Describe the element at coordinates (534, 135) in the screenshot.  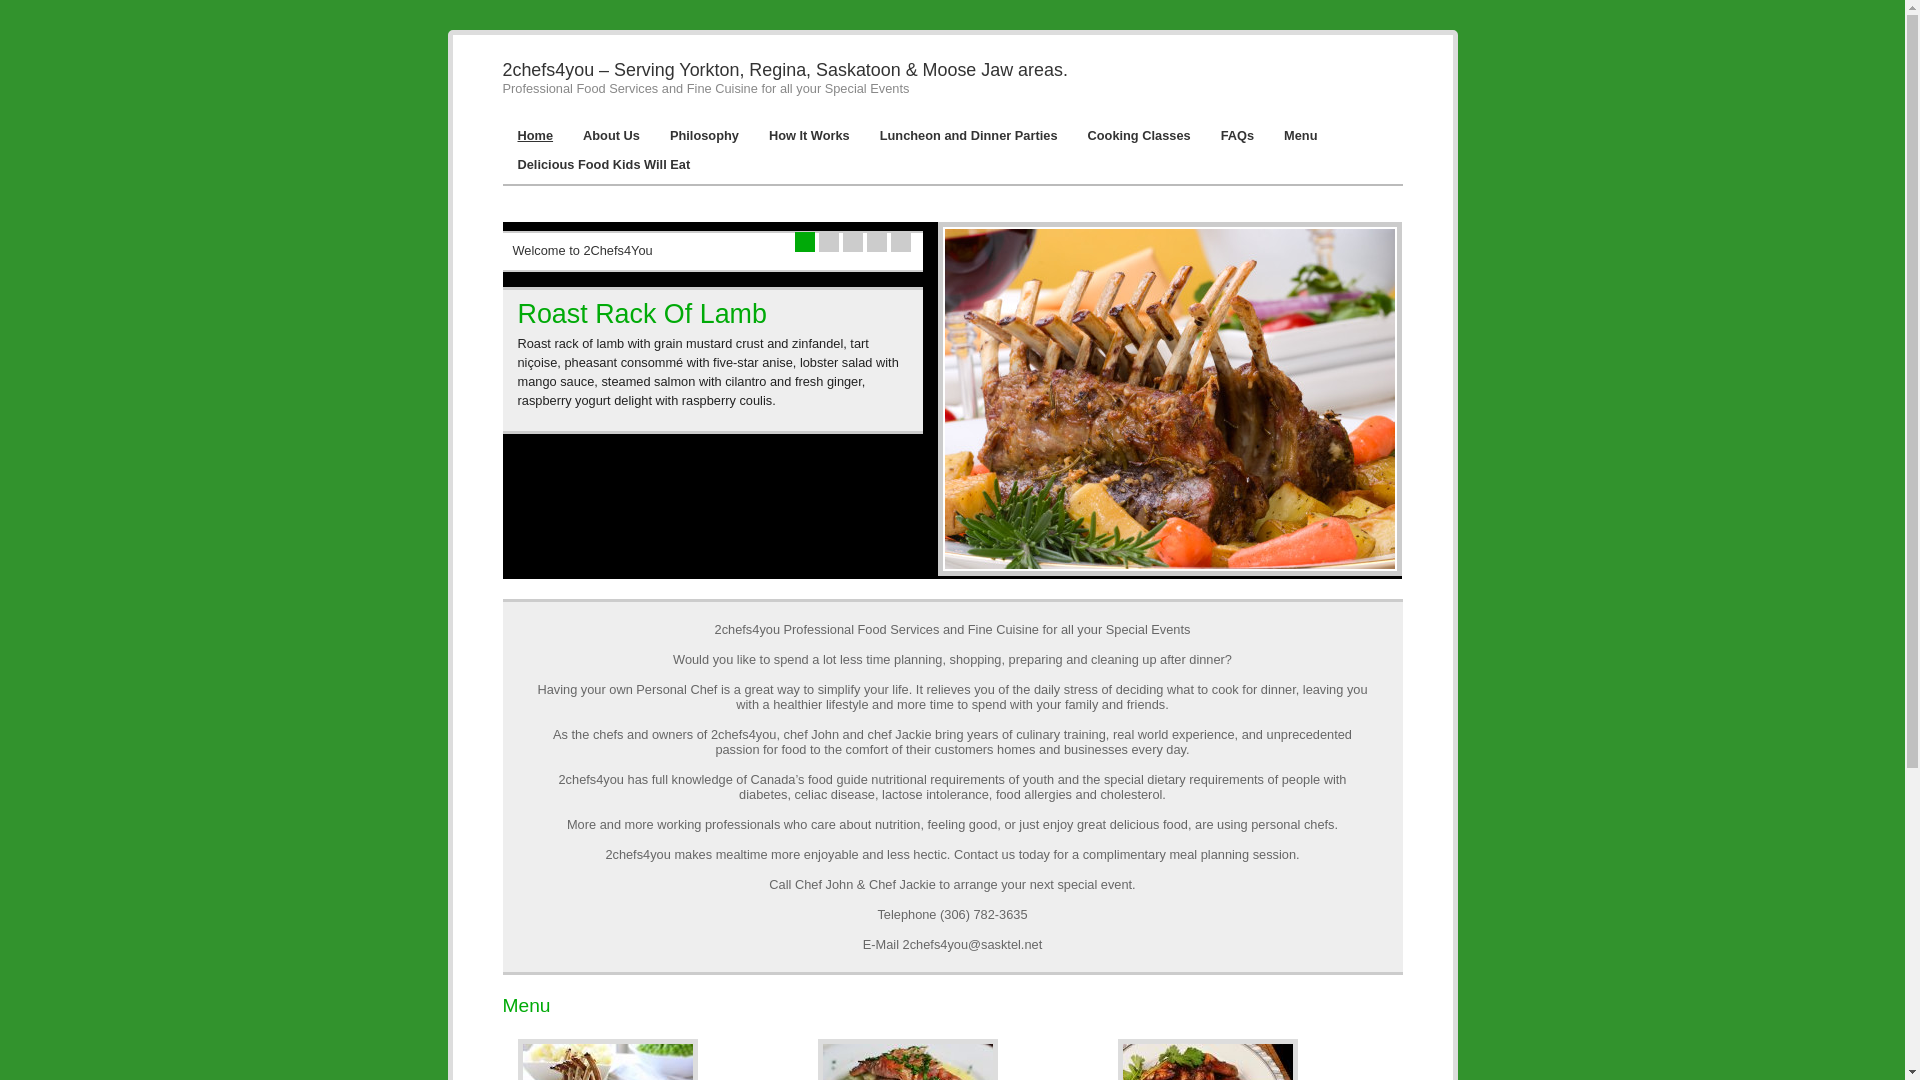
I see `'Home'` at that location.